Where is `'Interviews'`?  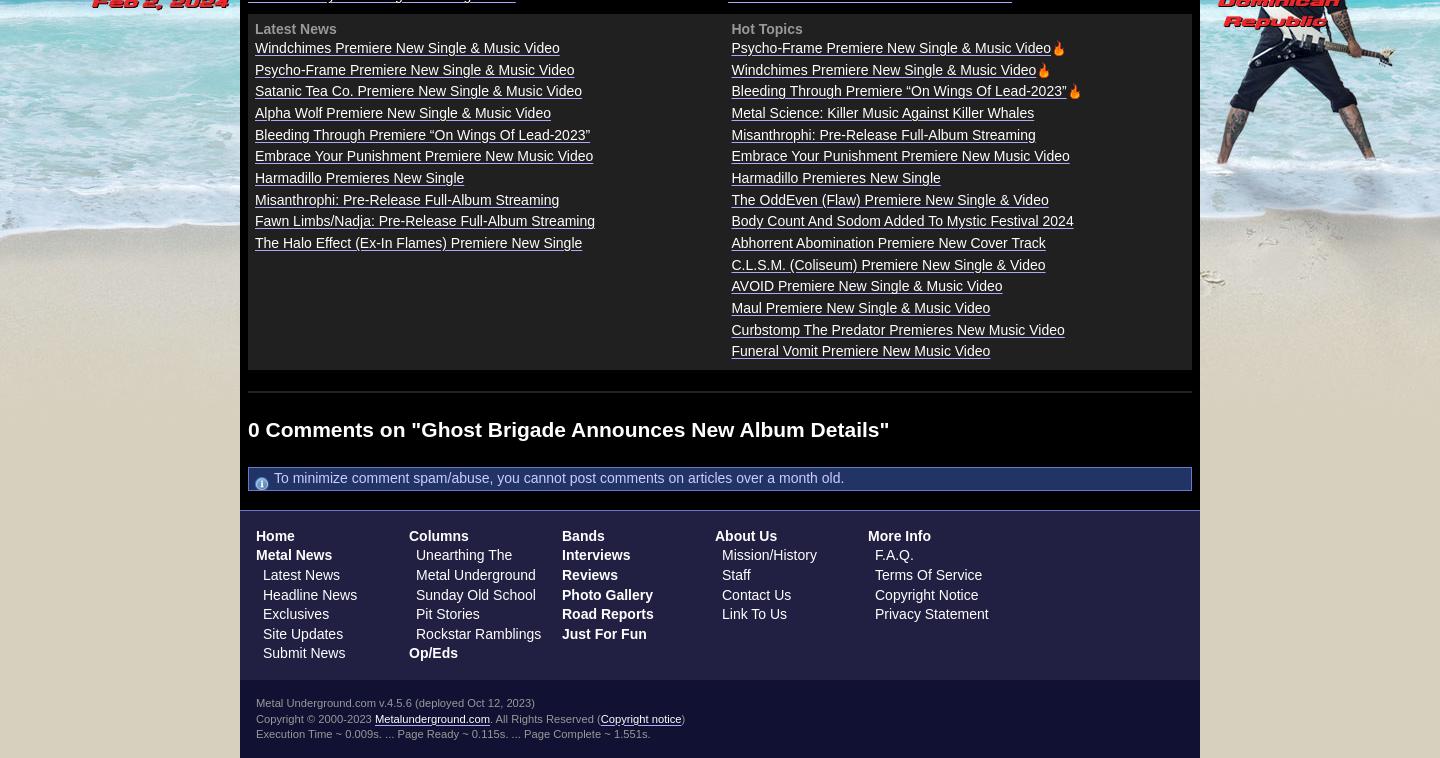
'Interviews' is located at coordinates (596, 554).